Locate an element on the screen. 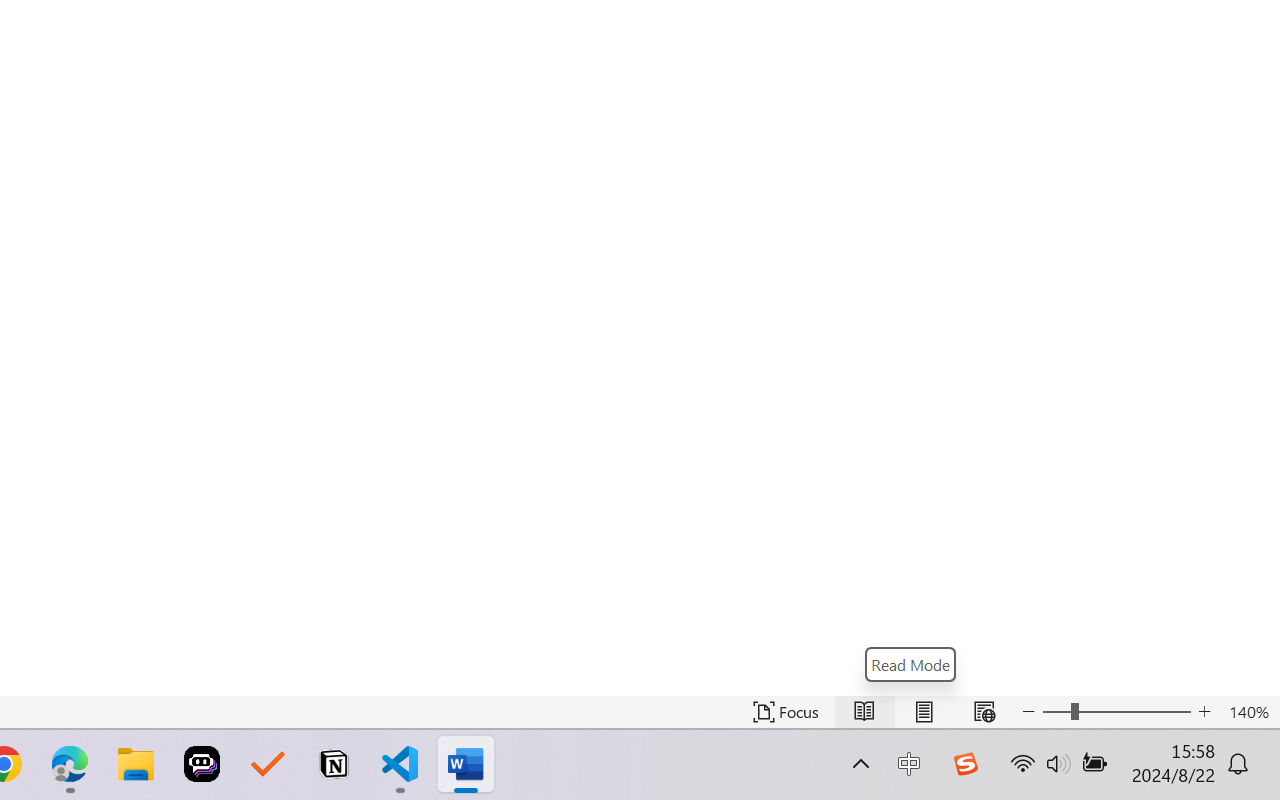  'Class: Image' is located at coordinates (965, 764).